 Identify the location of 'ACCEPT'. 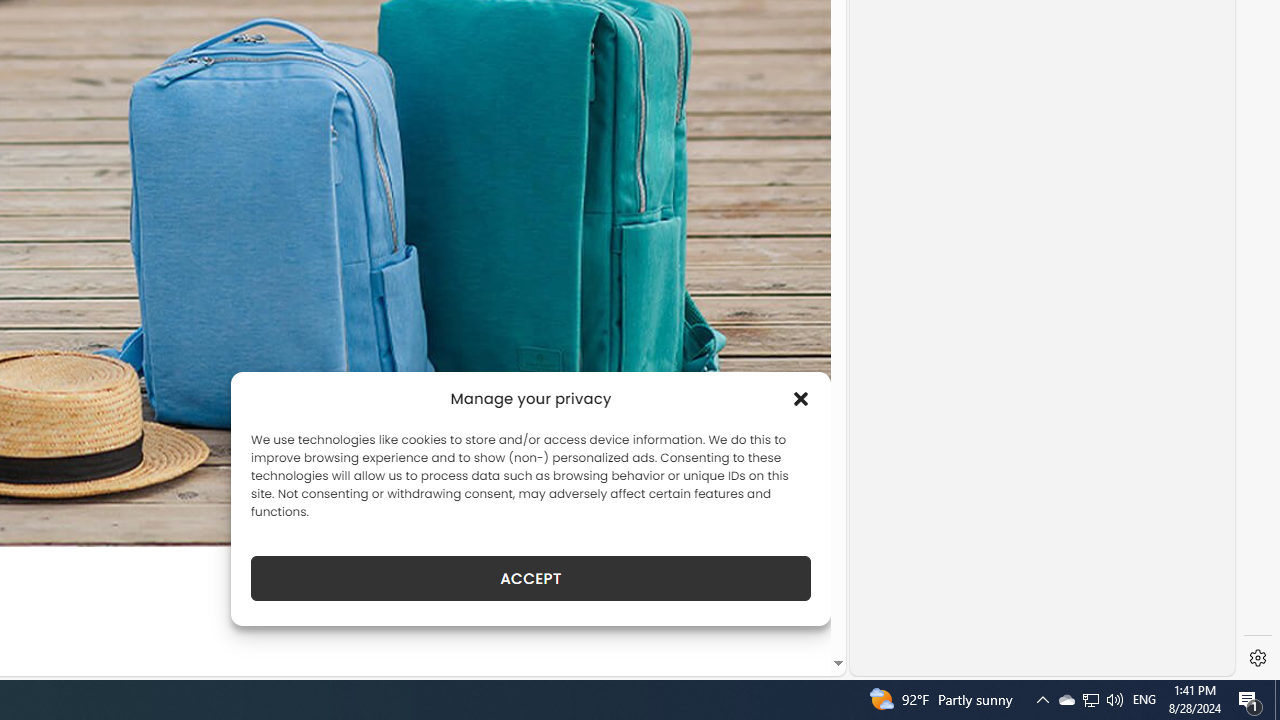
(531, 578).